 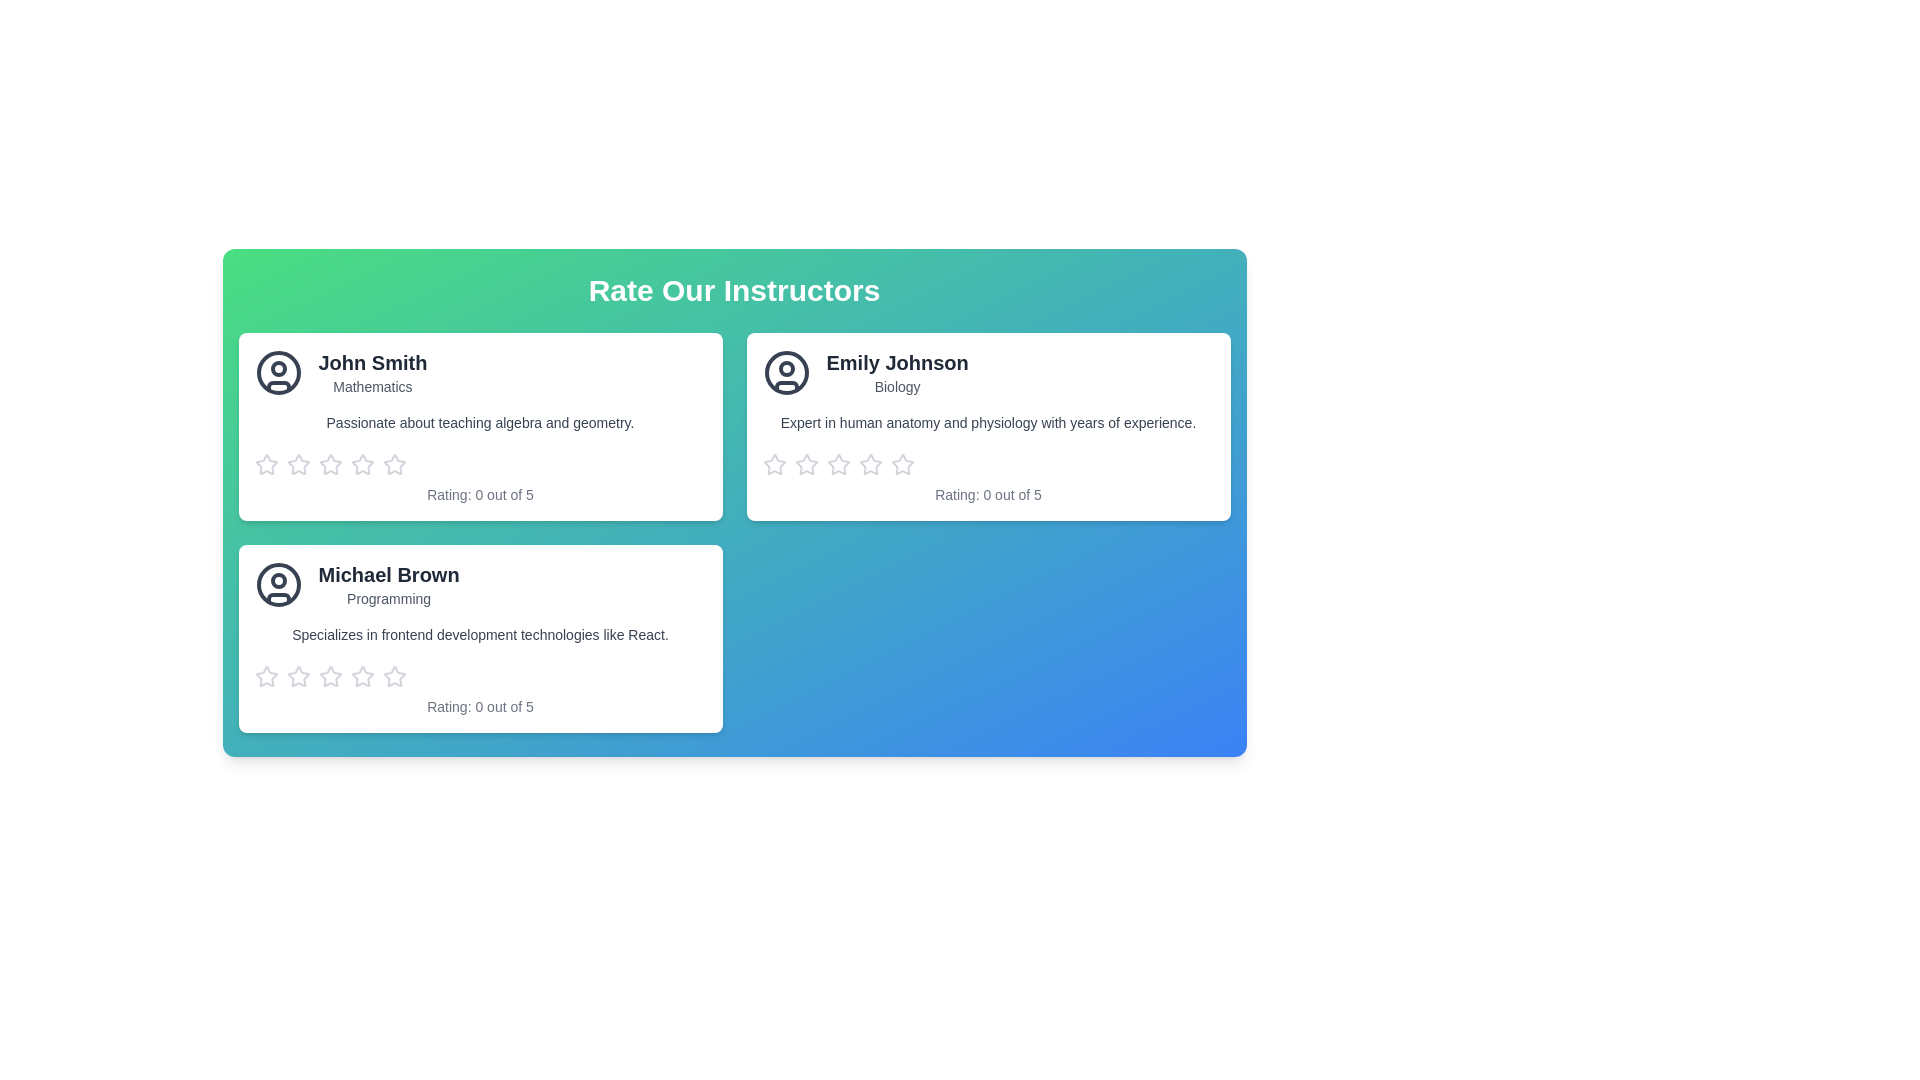 I want to click on the text displaying 'Passionate about teaching algebra and geometry.' located within the card titled 'John Smith.', so click(x=480, y=422).